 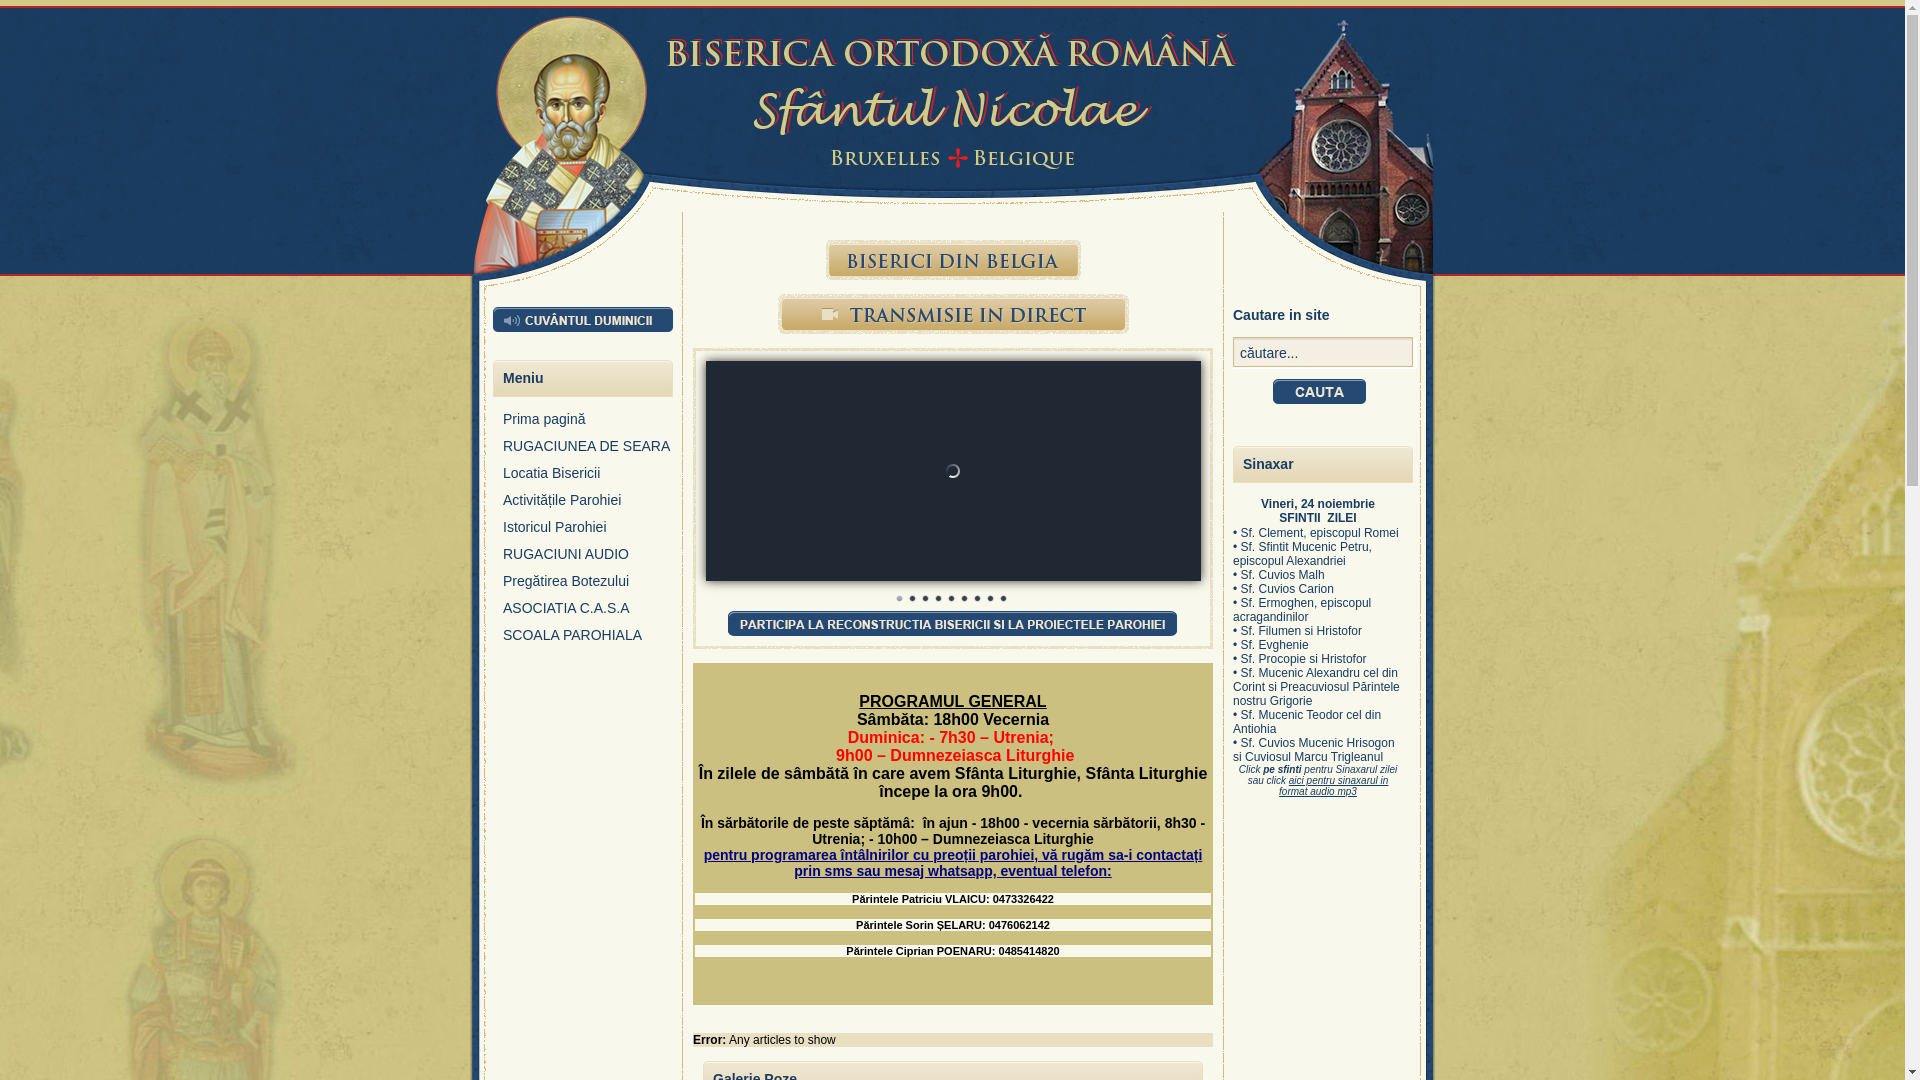 What do you see at coordinates (503, 451) in the screenshot?
I see `'RUGACIUNEA DE SEARA'` at bounding box center [503, 451].